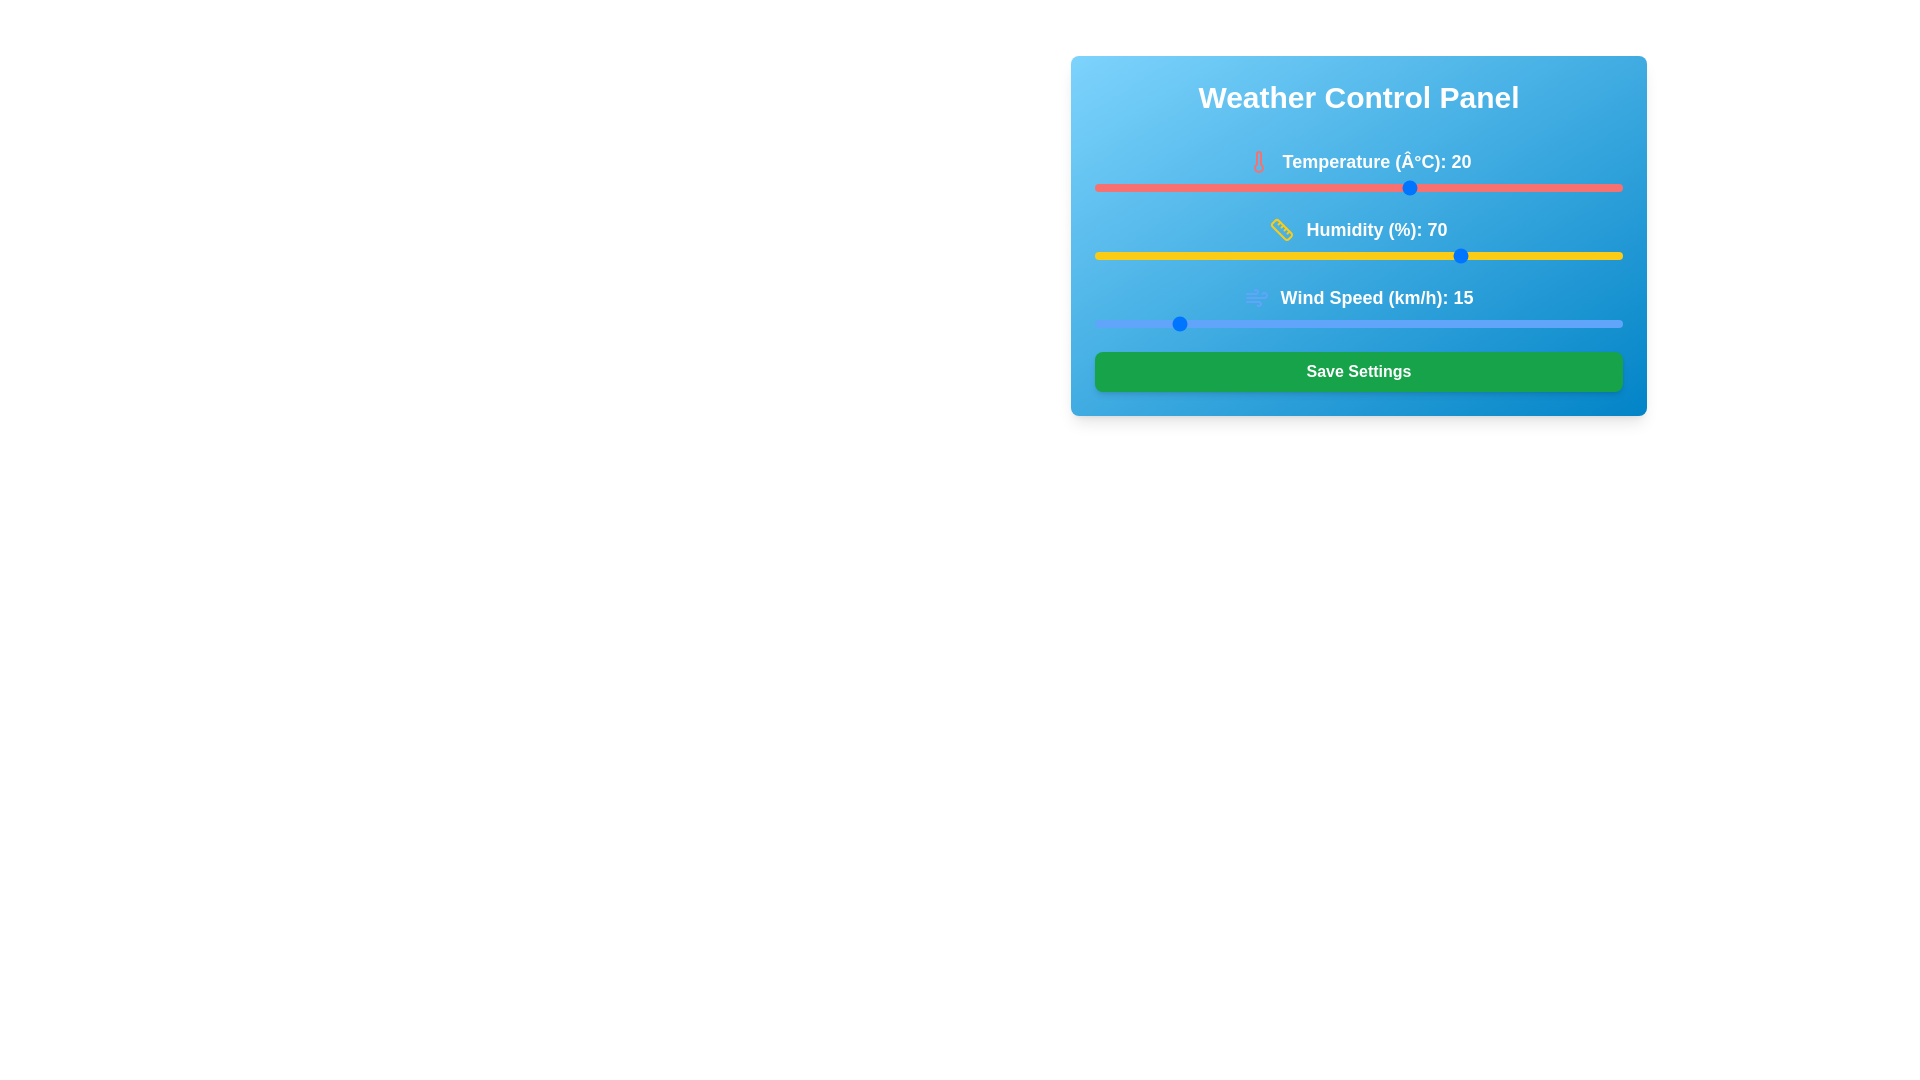 The image size is (1920, 1080). Describe the element at coordinates (1464, 188) in the screenshot. I see `the temperature slider` at that location.